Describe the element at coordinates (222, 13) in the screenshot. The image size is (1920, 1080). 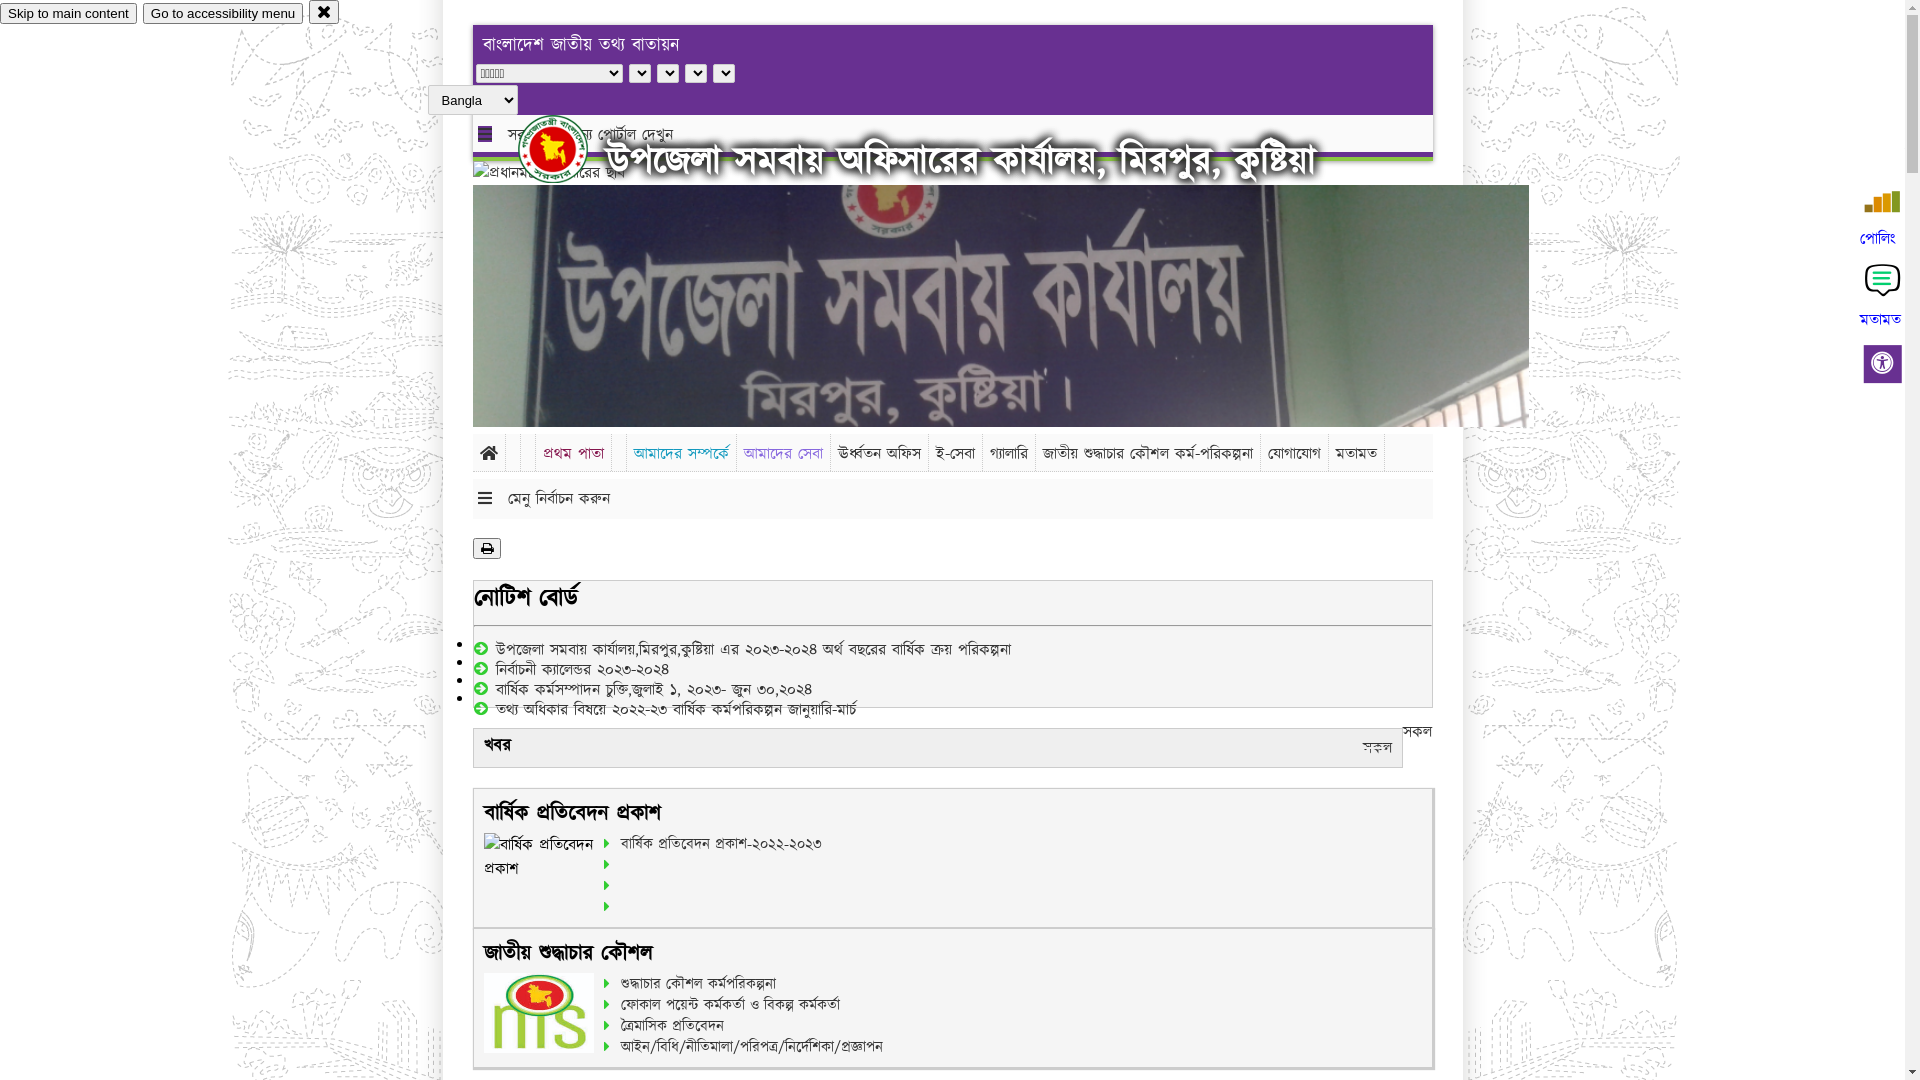
I see `'Go to accessibility menu'` at that location.